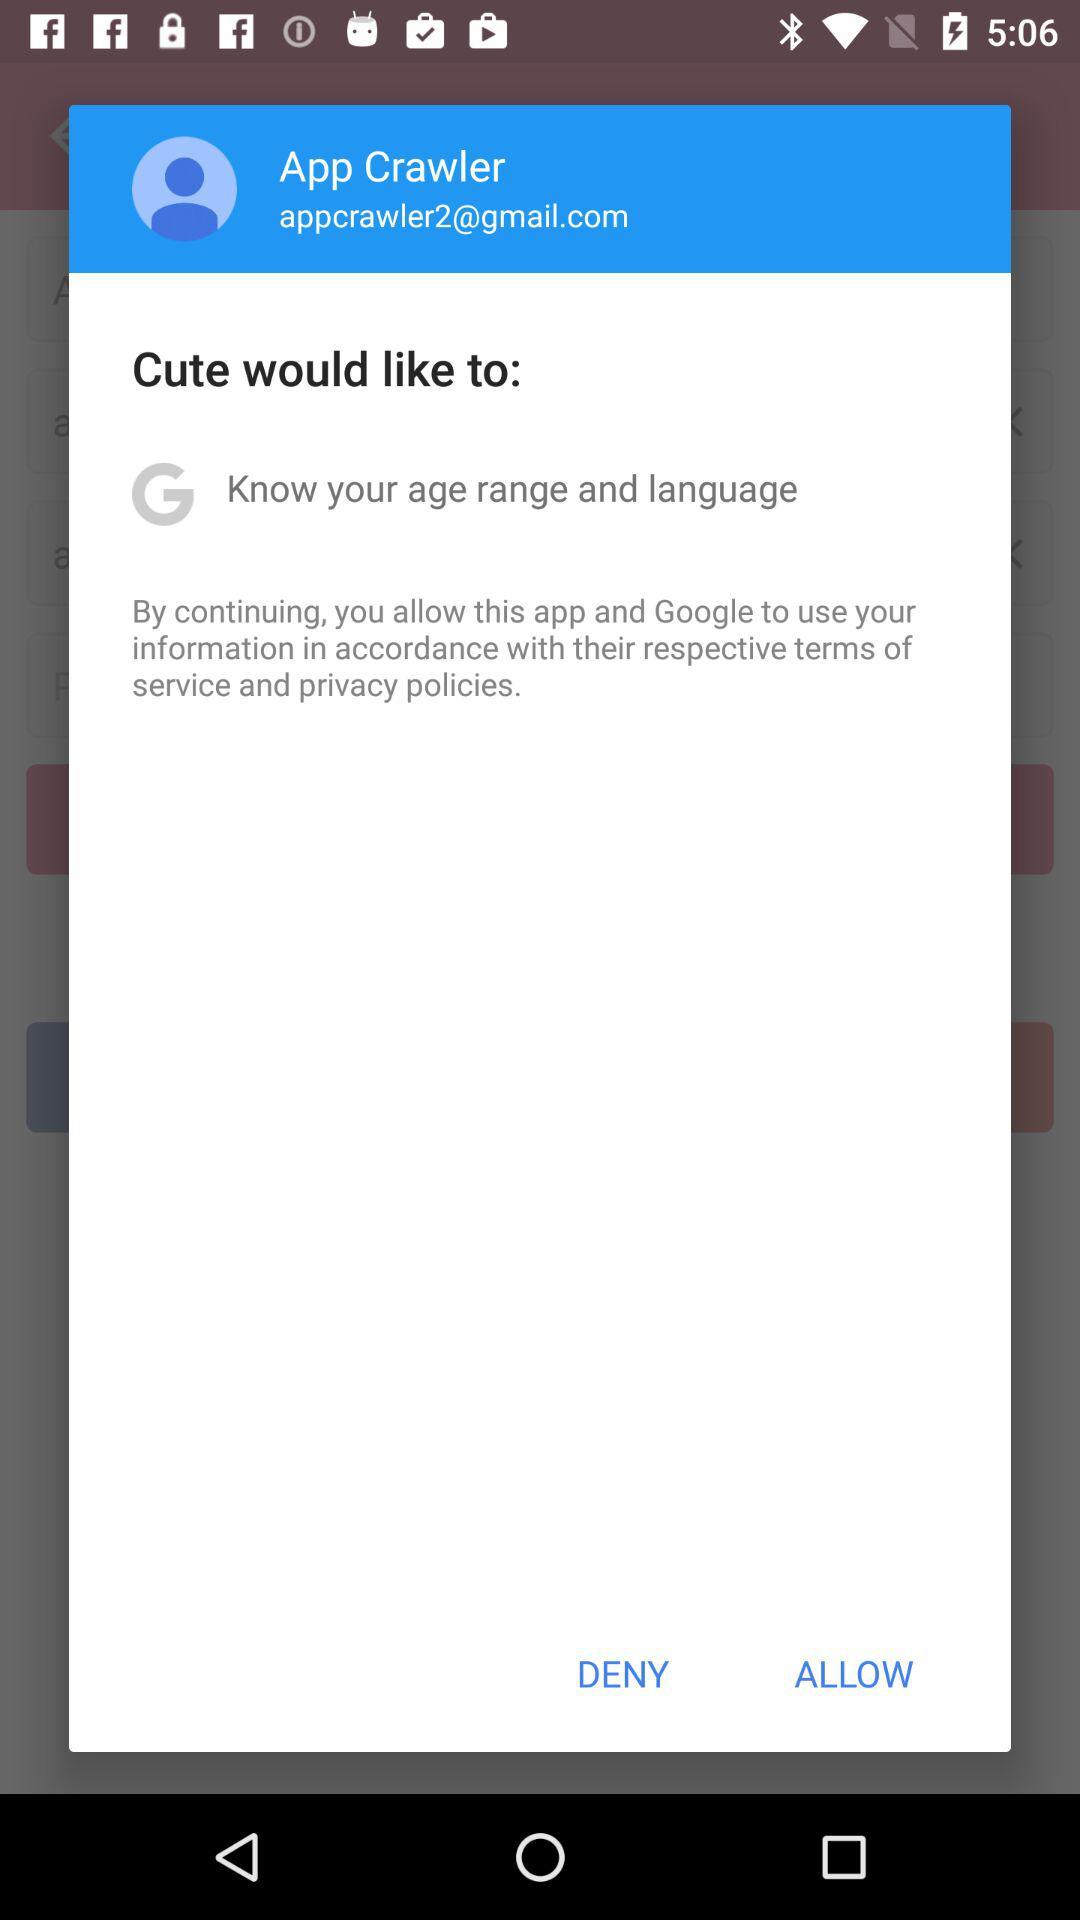  What do you see at coordinates (621, 1673) in the screenshot?
I see `the item next to allow` at bounding box center [621, 1673].